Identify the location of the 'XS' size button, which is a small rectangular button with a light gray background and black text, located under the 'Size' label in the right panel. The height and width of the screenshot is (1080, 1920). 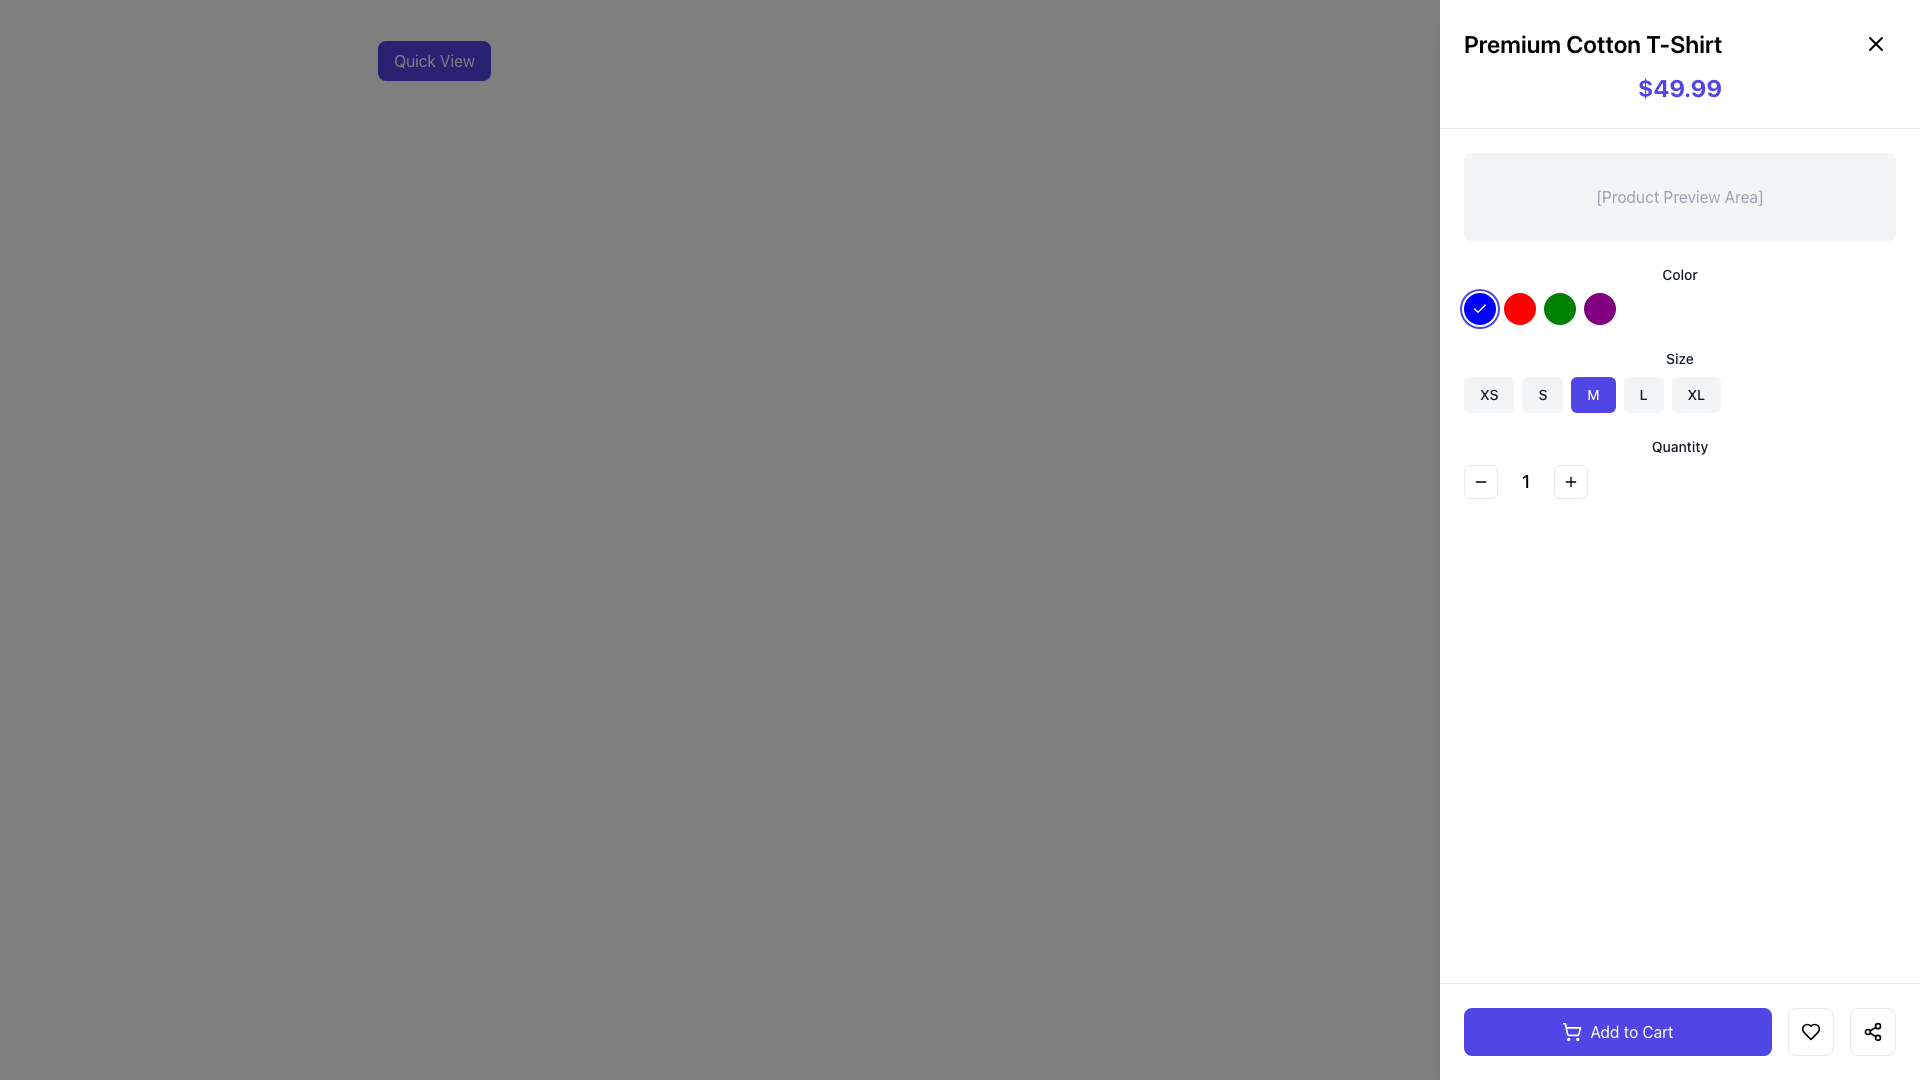
(1489, 394).